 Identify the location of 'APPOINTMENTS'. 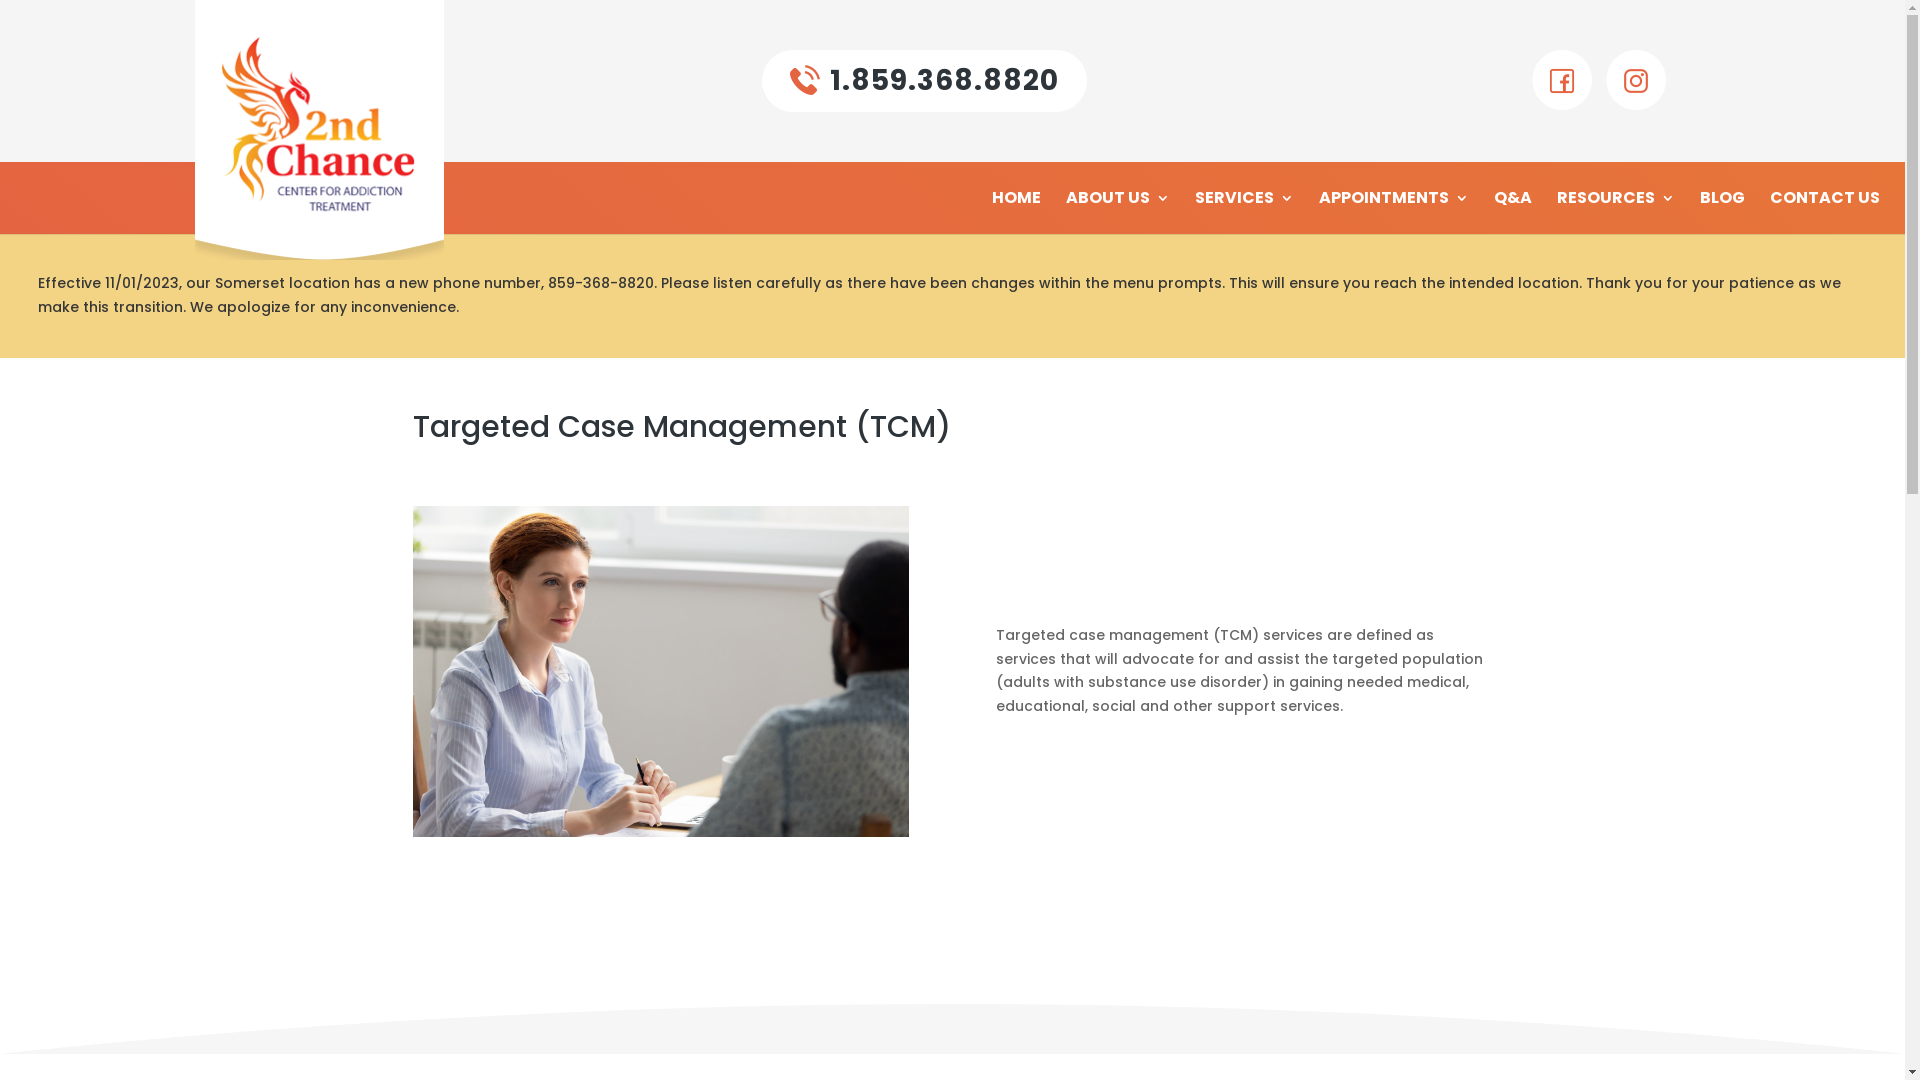
(1319, 212).